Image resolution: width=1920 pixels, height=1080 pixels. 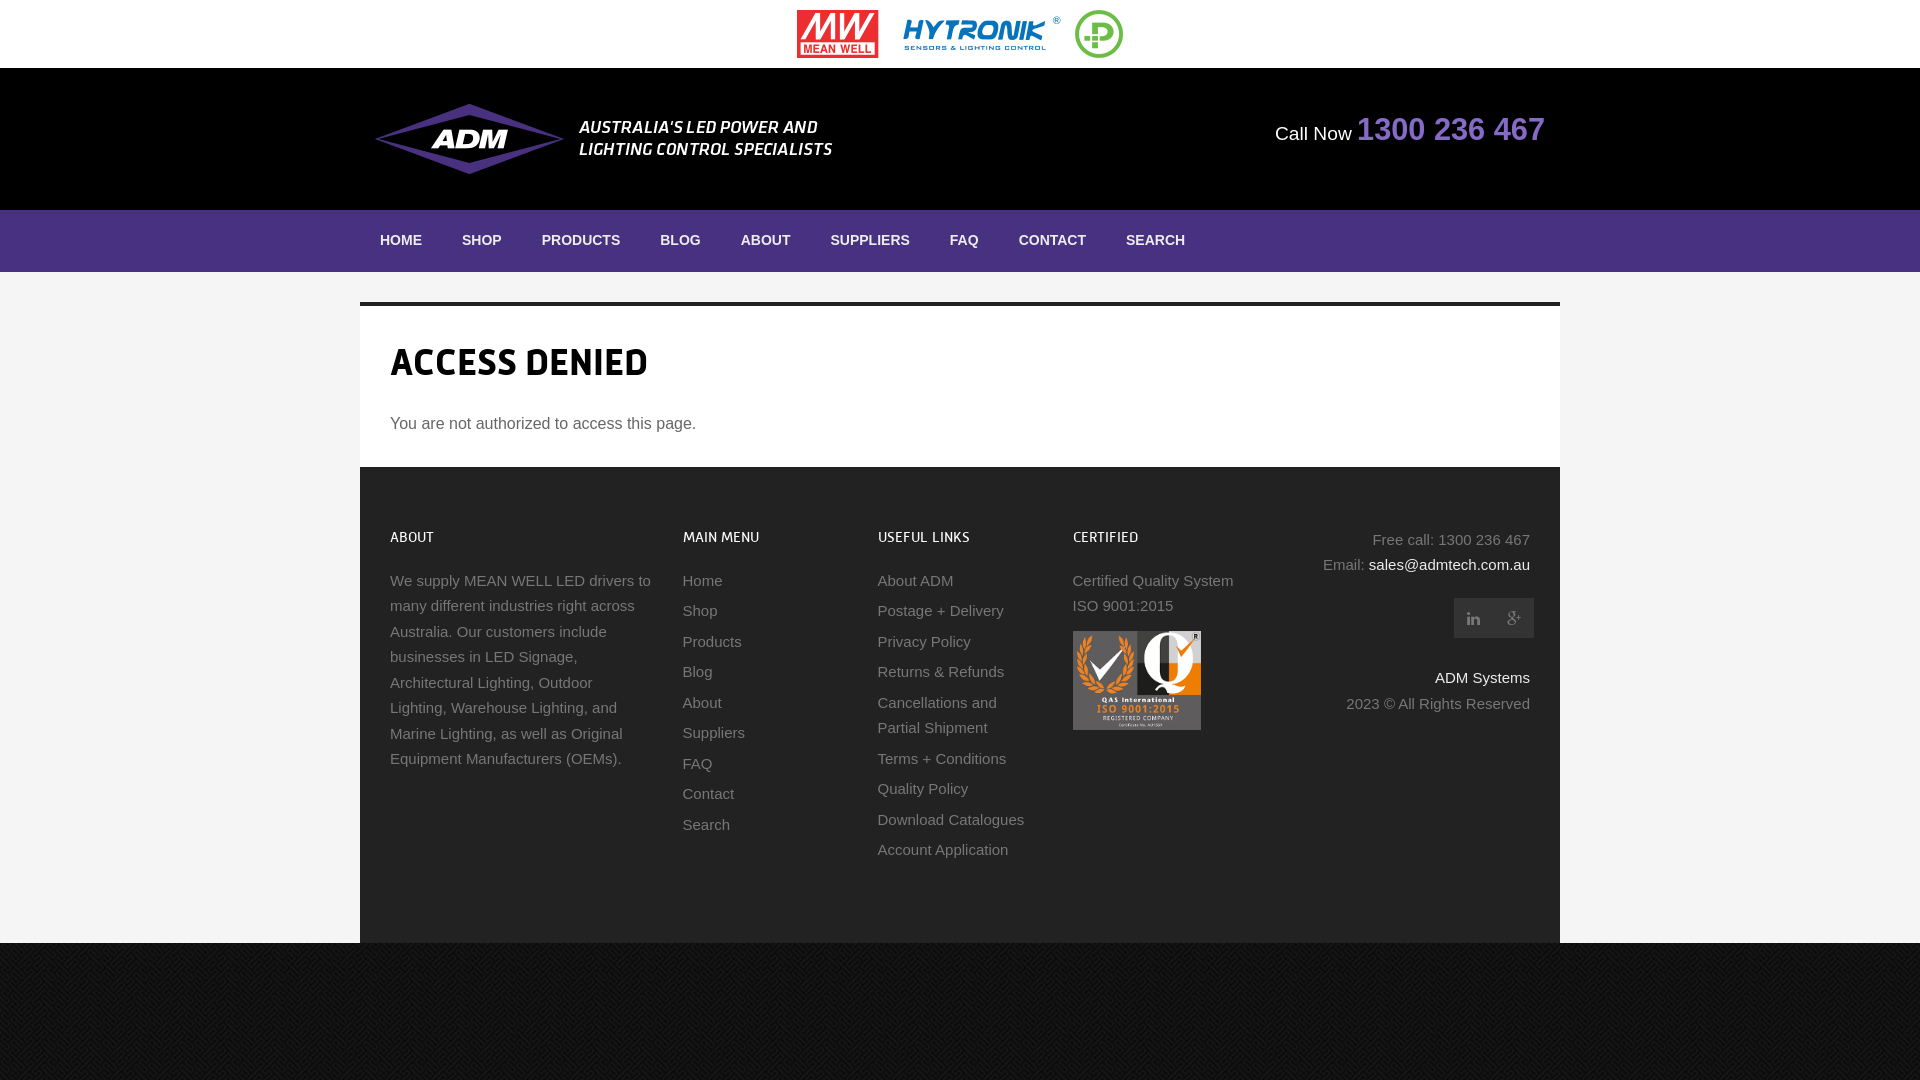 What do you see at coordinates (960, 34) in the screenshot?
I see `'MEAN WELL - Hytronic - Power Source'` at bounding box center [960, 34].